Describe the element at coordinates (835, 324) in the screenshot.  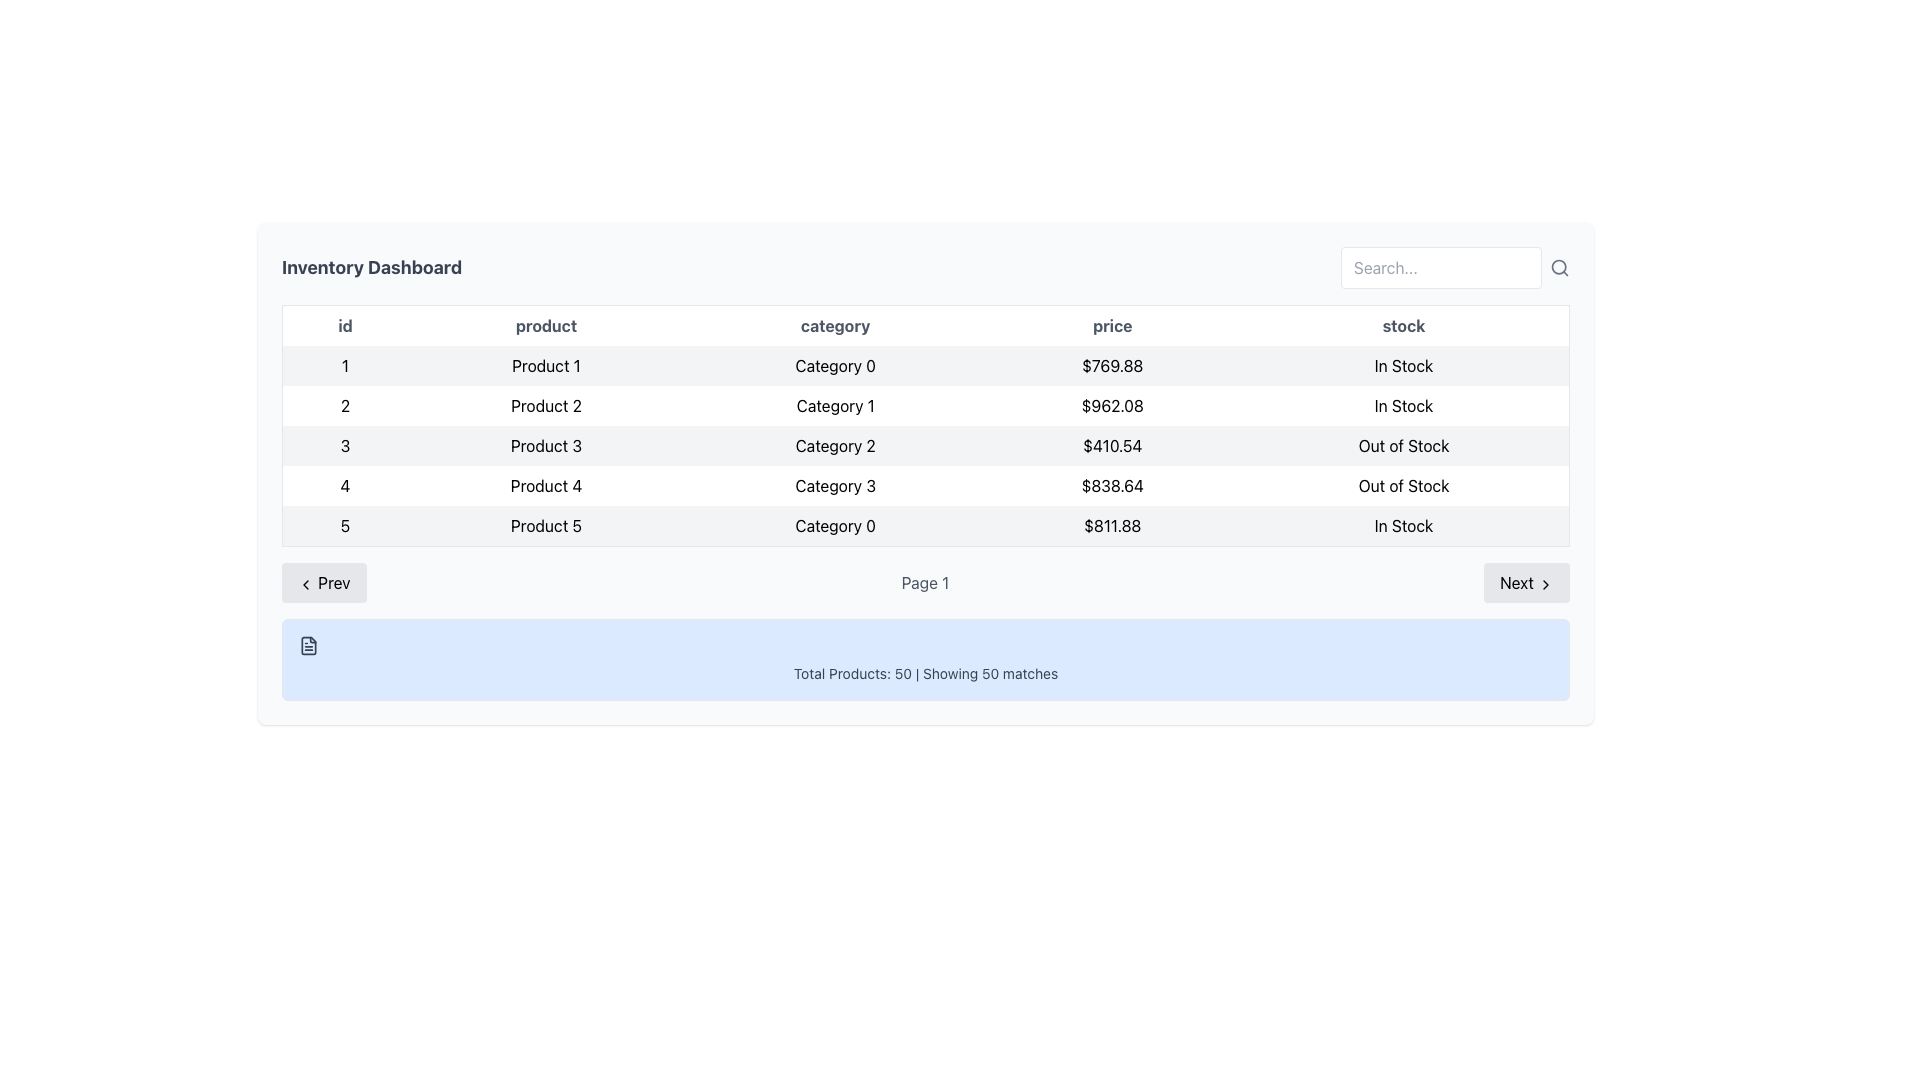
I see `the text label displaying 'category' in lowercase, which is the third column header in the table, part of the header row, aligned with other labels like 'product' and 'price'` at that location.